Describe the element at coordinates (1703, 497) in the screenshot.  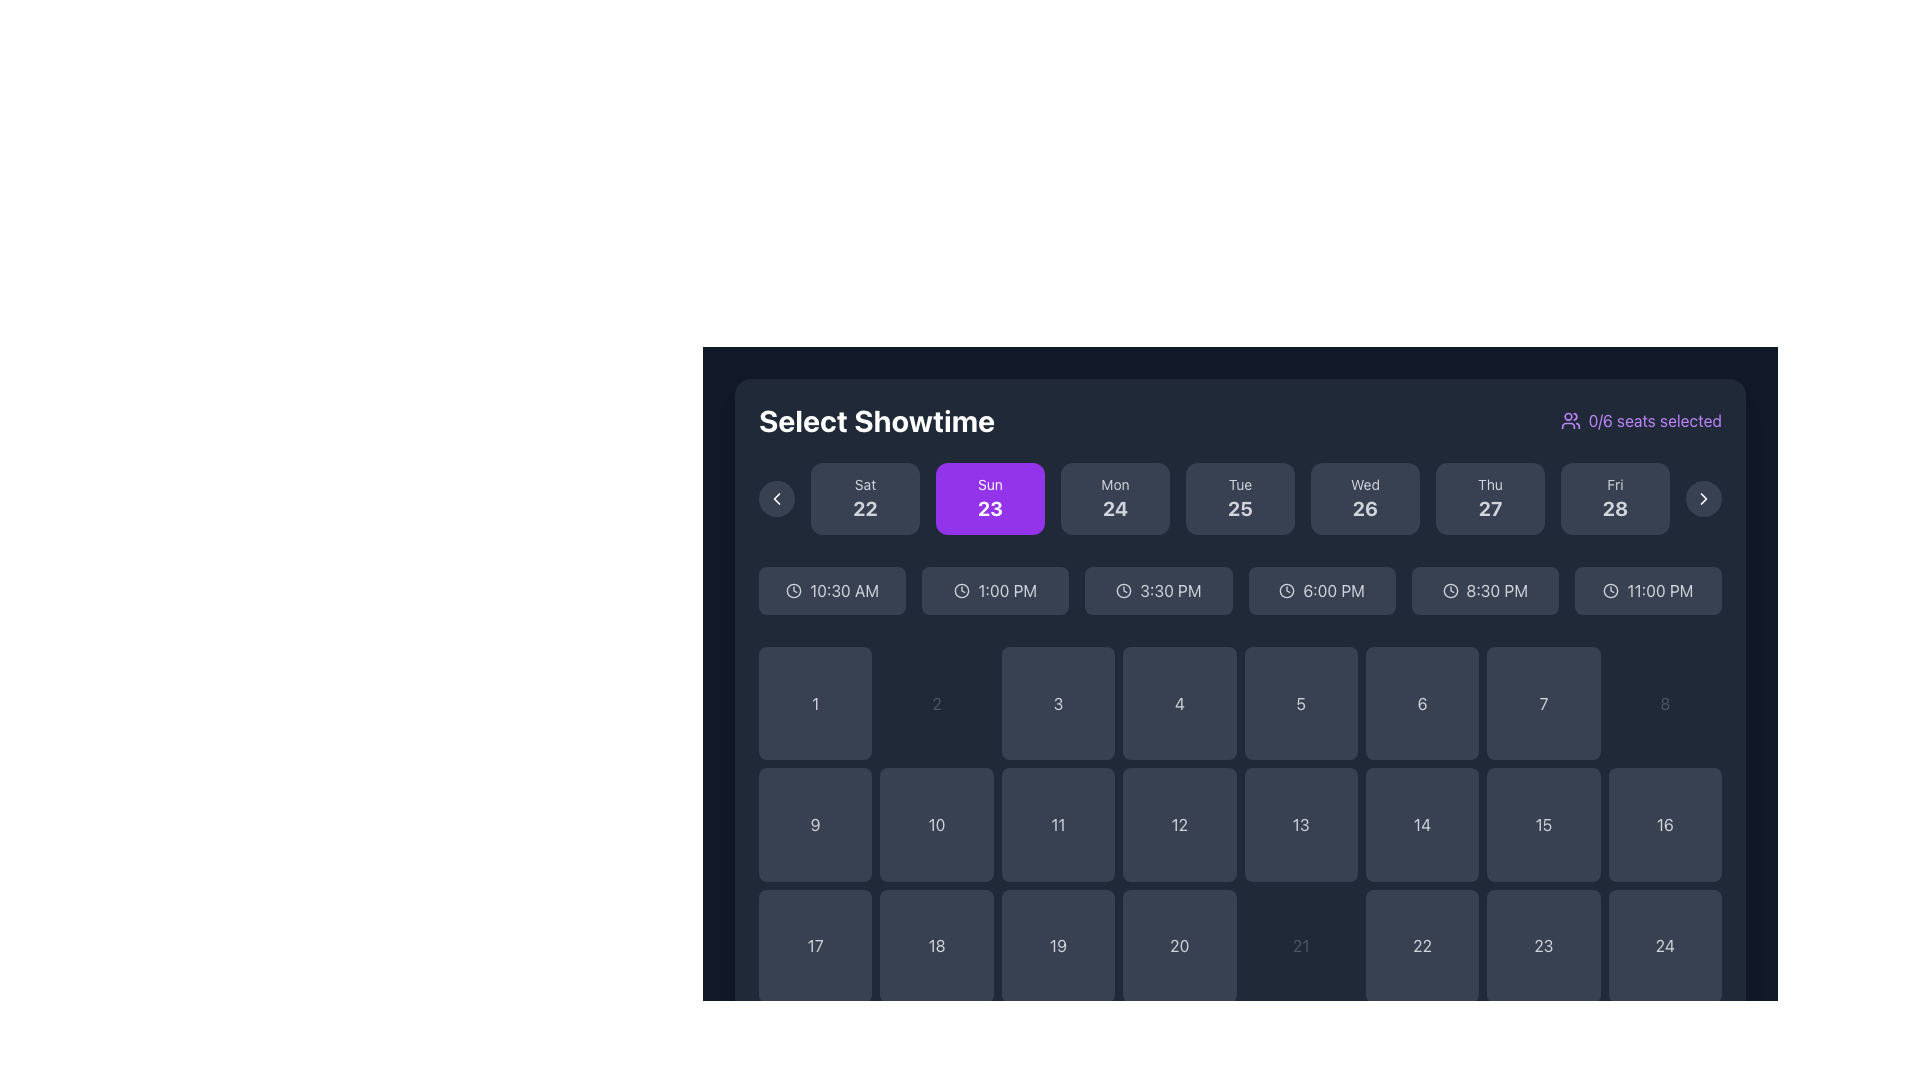
I see `the circular button with a dark gray background and a white chevron pointing to the right, located in the top-right portion of the navigation bar` at that location.